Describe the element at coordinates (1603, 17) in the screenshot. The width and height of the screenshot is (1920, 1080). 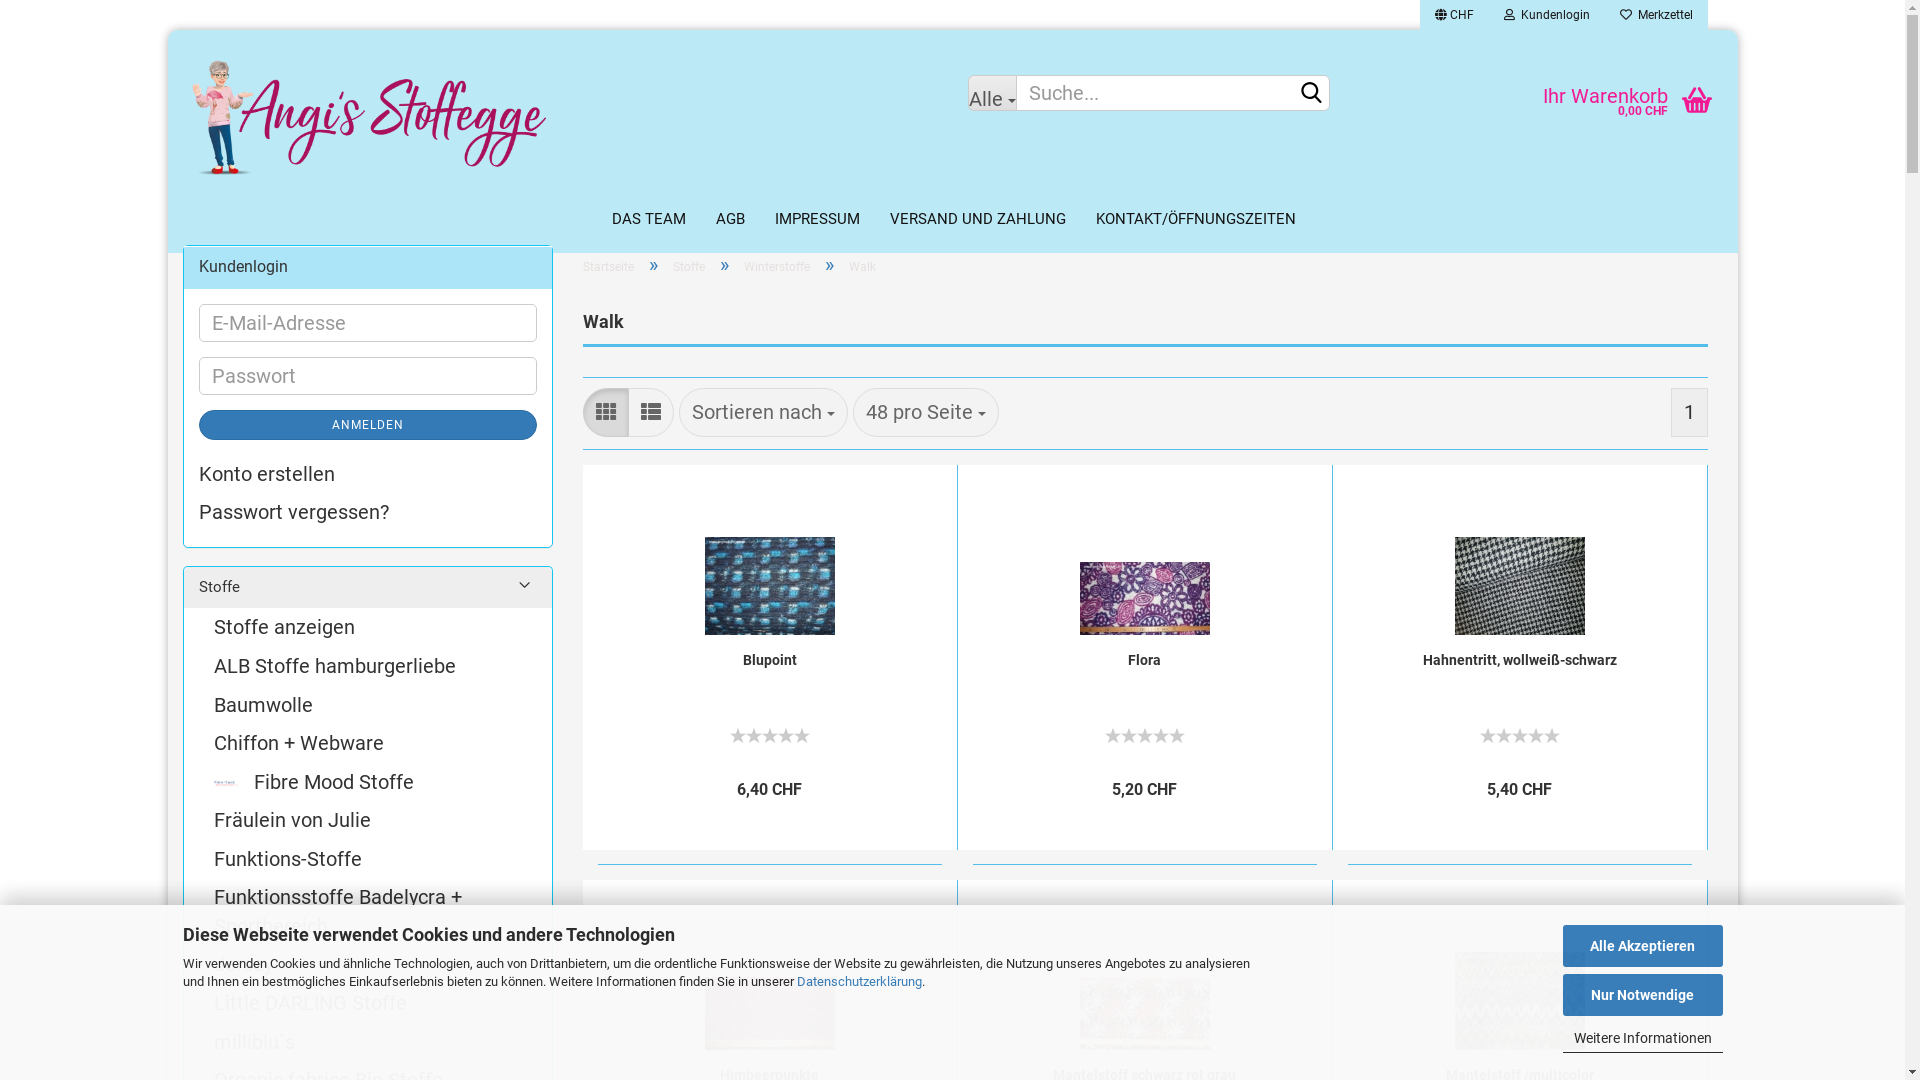
I see `' Merkzettel'` at that location.